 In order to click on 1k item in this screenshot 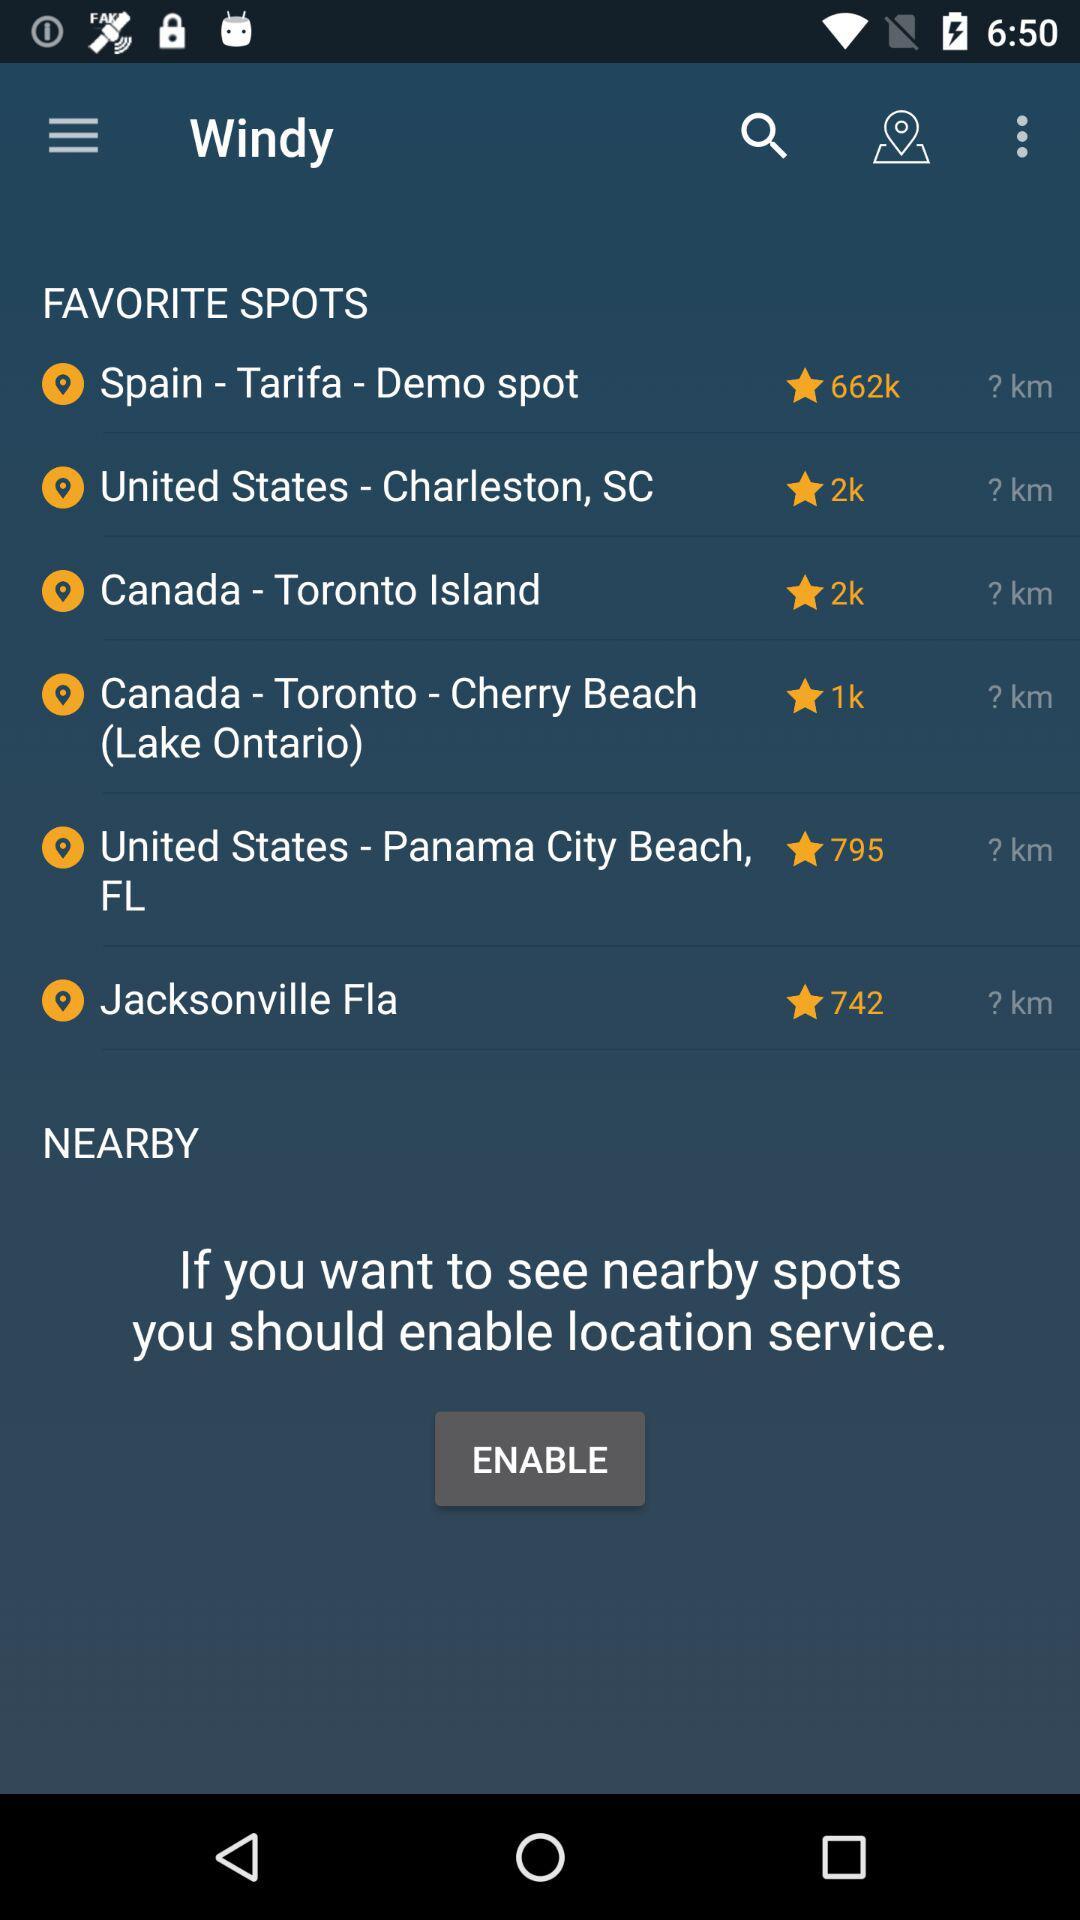, I will do `click(868, 695)`.